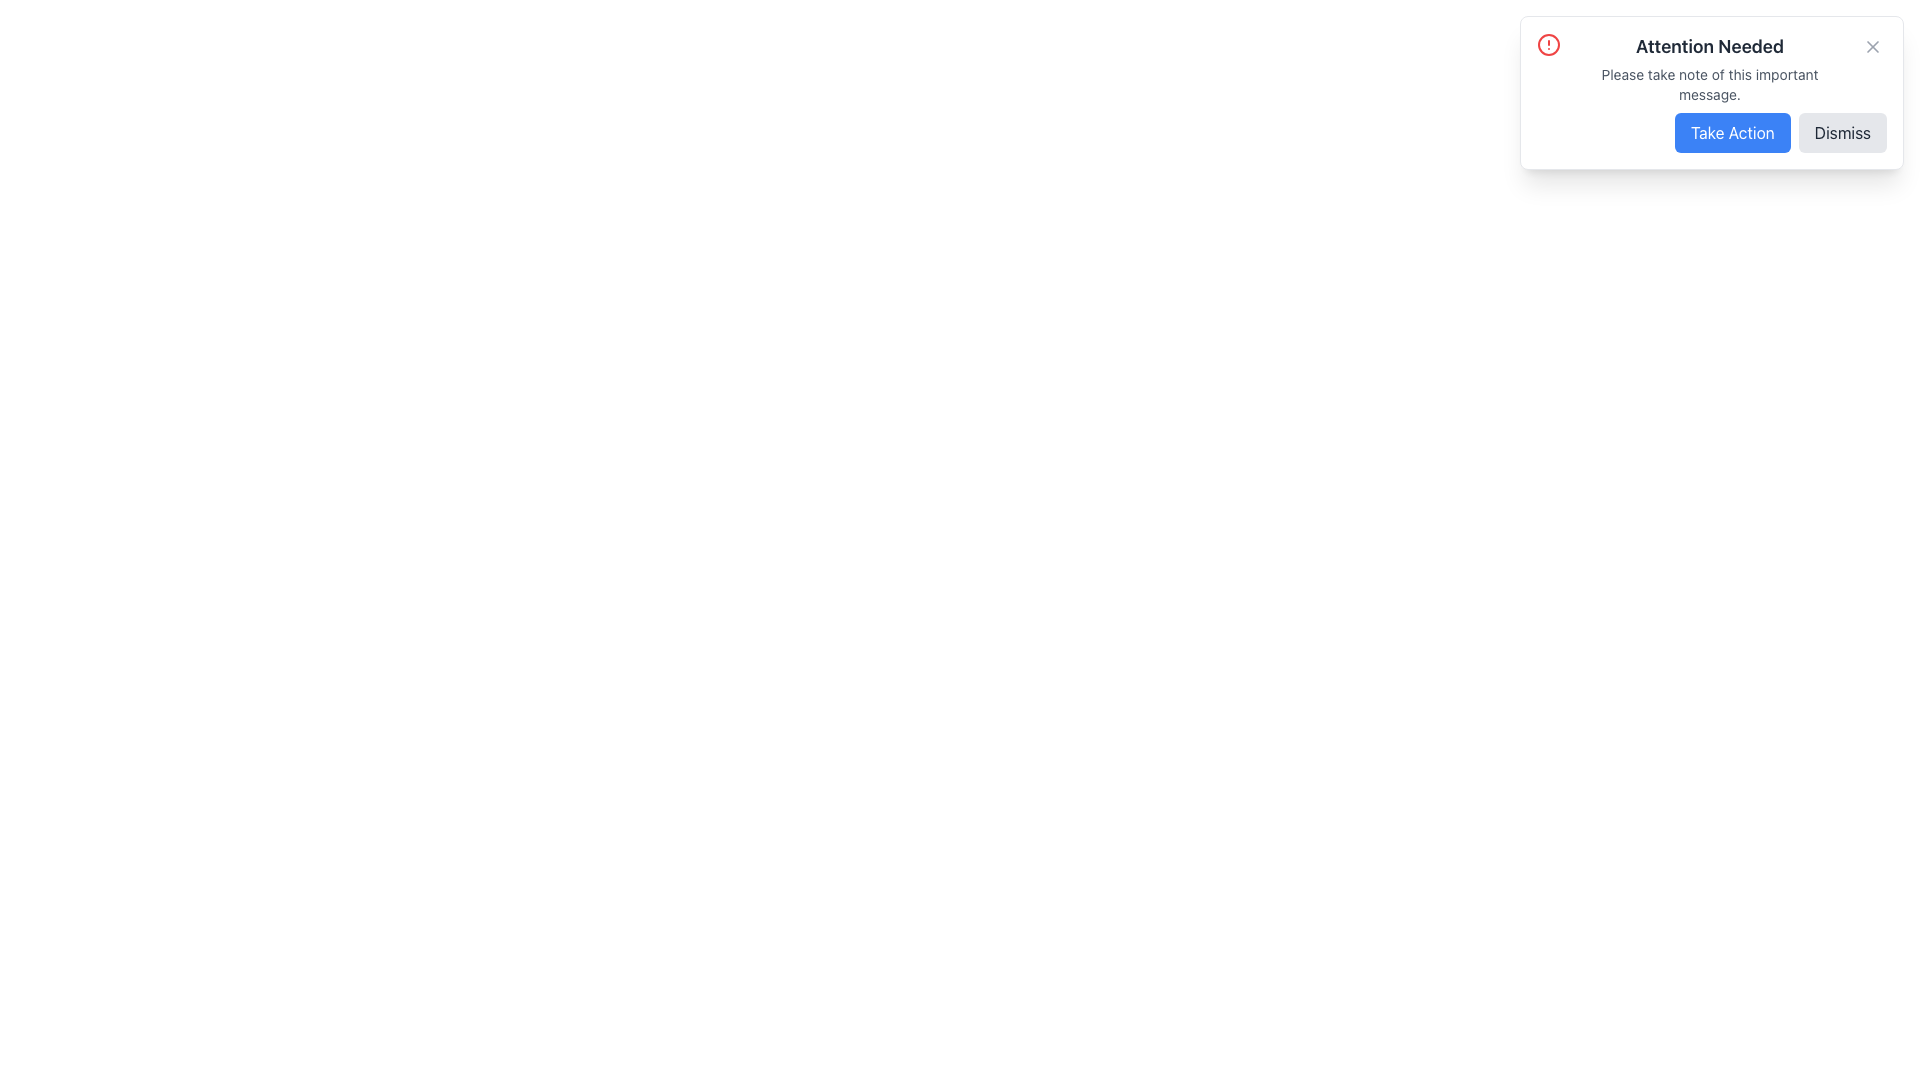 The image size is (1920, 1080). Describe the element at coordinates (1871, 45) in the screenshot. I see `the close button located in the top-right corner of the 'Attention Needed' modal dialog to change its appearance` at that location.